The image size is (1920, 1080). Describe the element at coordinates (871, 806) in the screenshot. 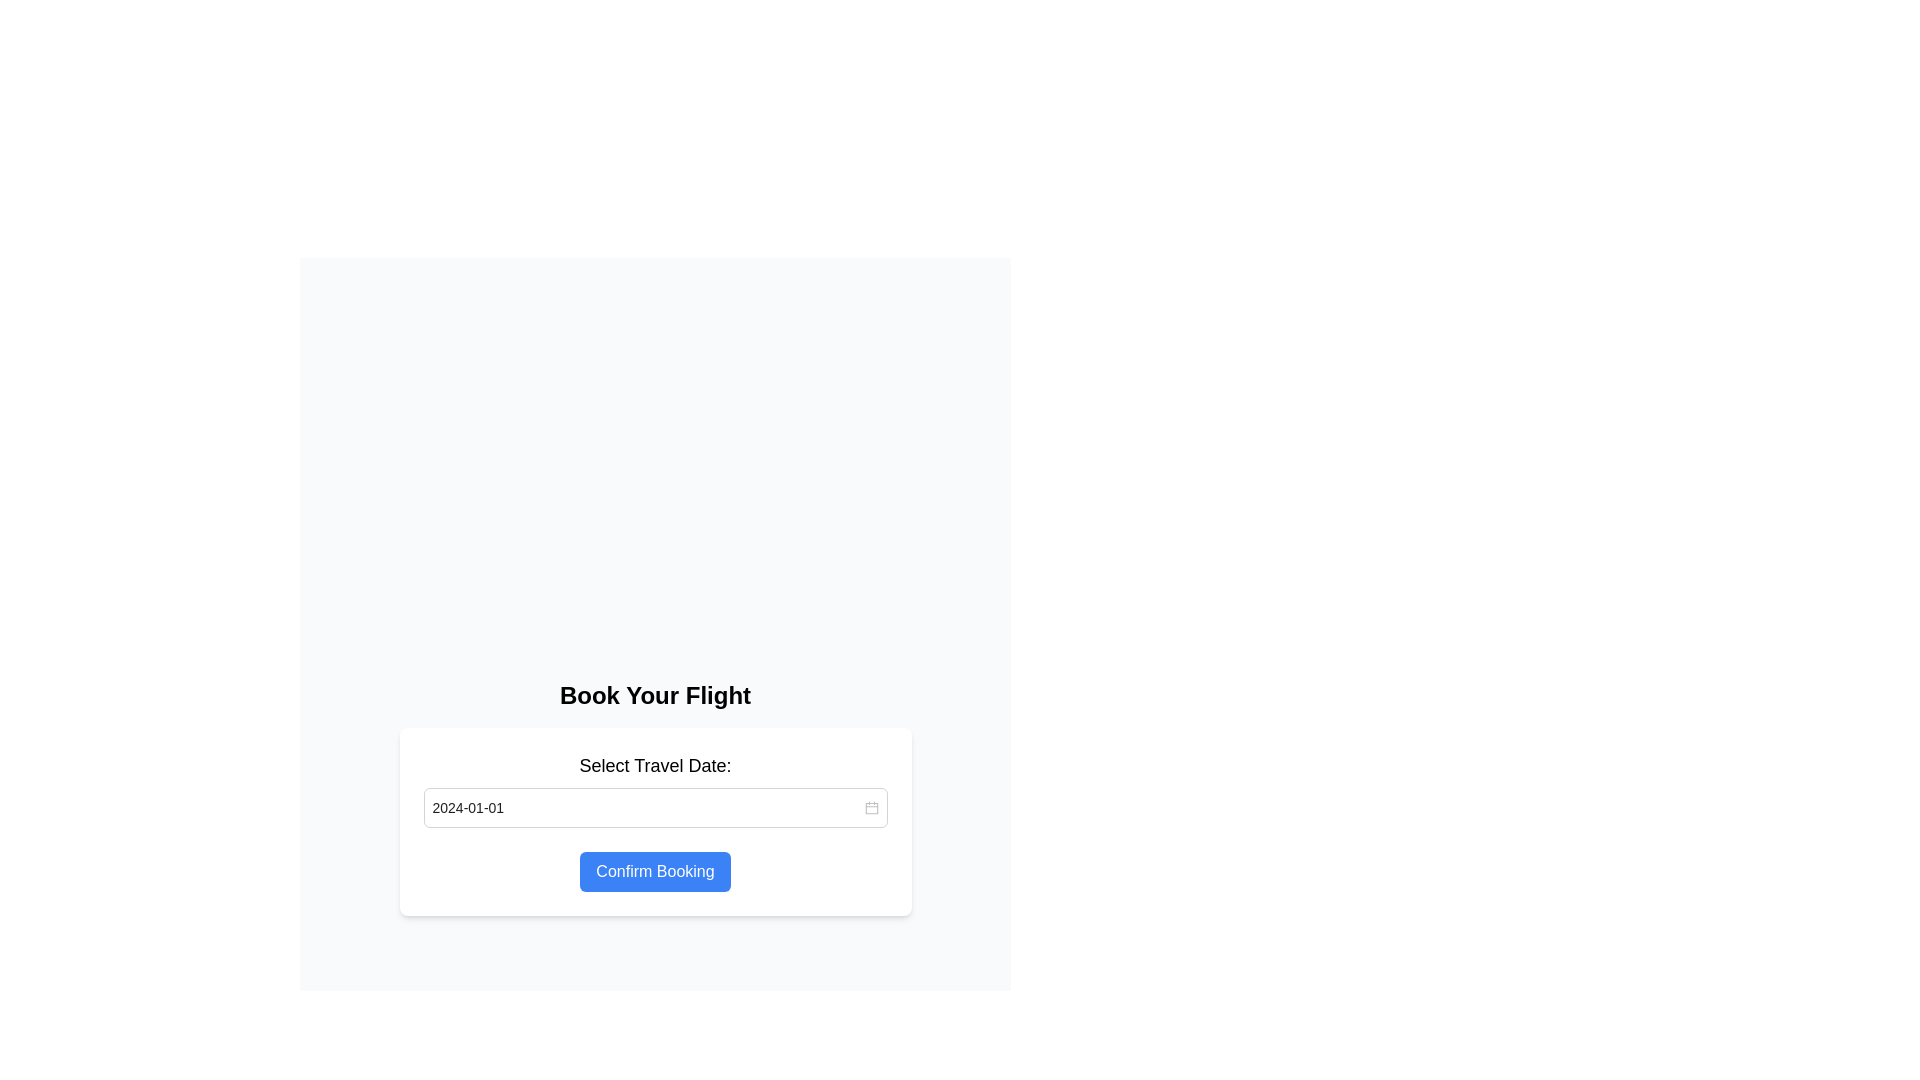

I see `the calendar icon with a gray outline and white background, located at the far right of the date picker input box, to emphasize it` at that location.